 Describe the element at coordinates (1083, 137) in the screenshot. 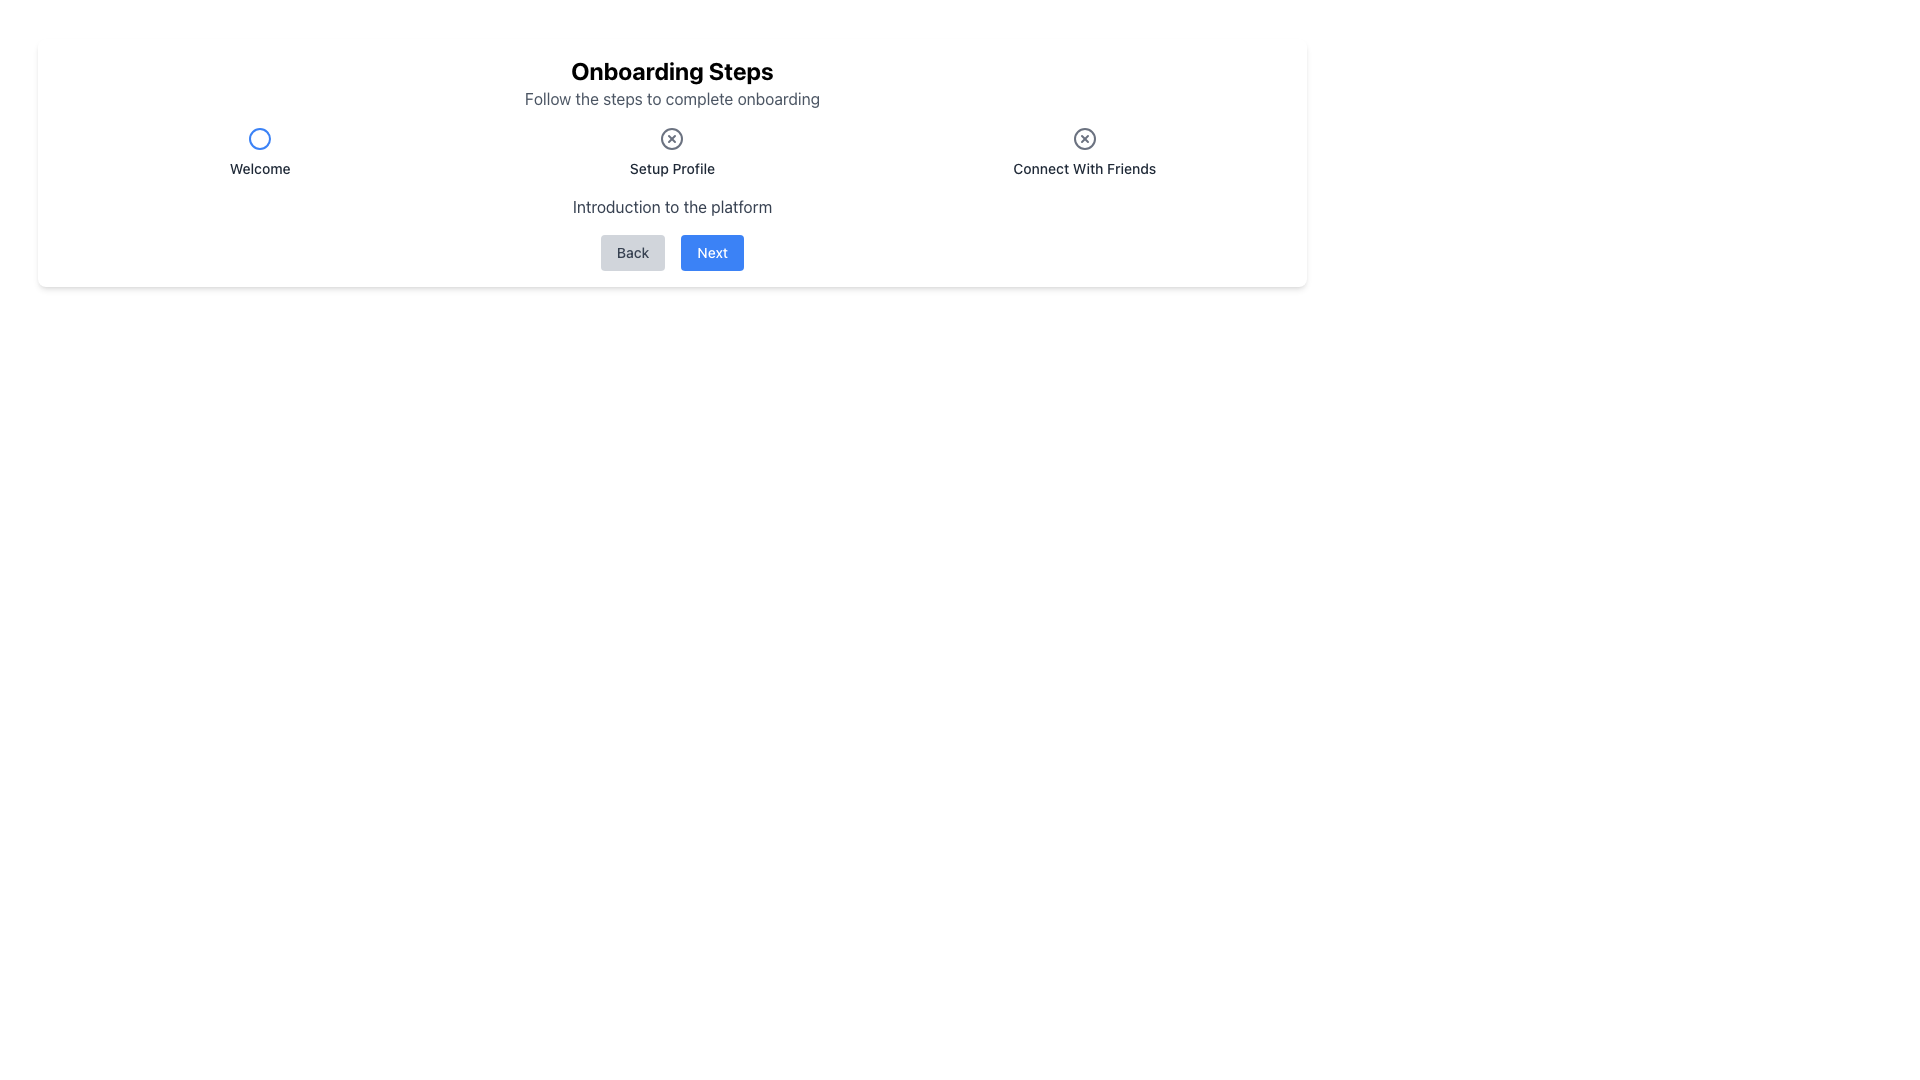

I see `circular icon with a cross mark (X) inside it, located above the step title text in the 'Connect With Friends' onboarding step` at that location.